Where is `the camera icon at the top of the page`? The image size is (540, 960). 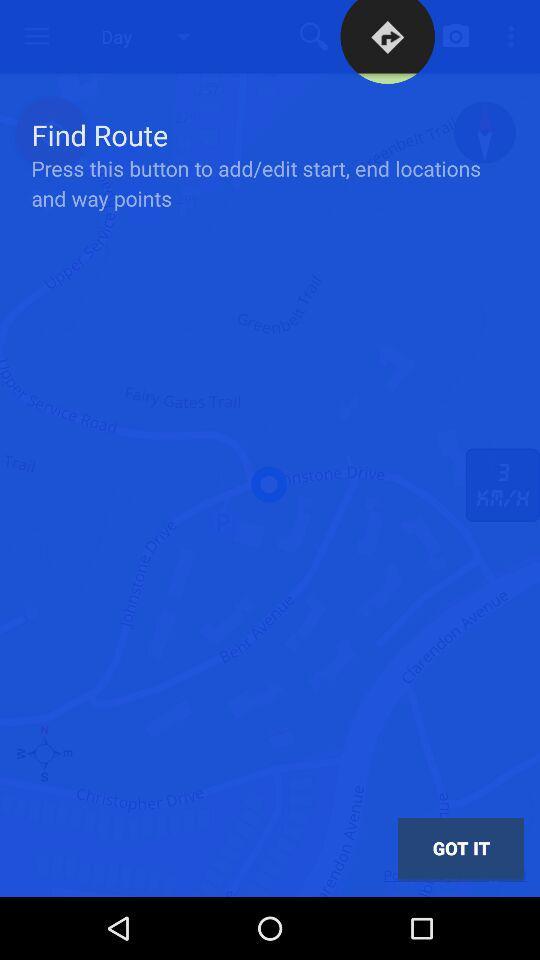
the camera icon at the top of the page is located at coordinates (456, 35).